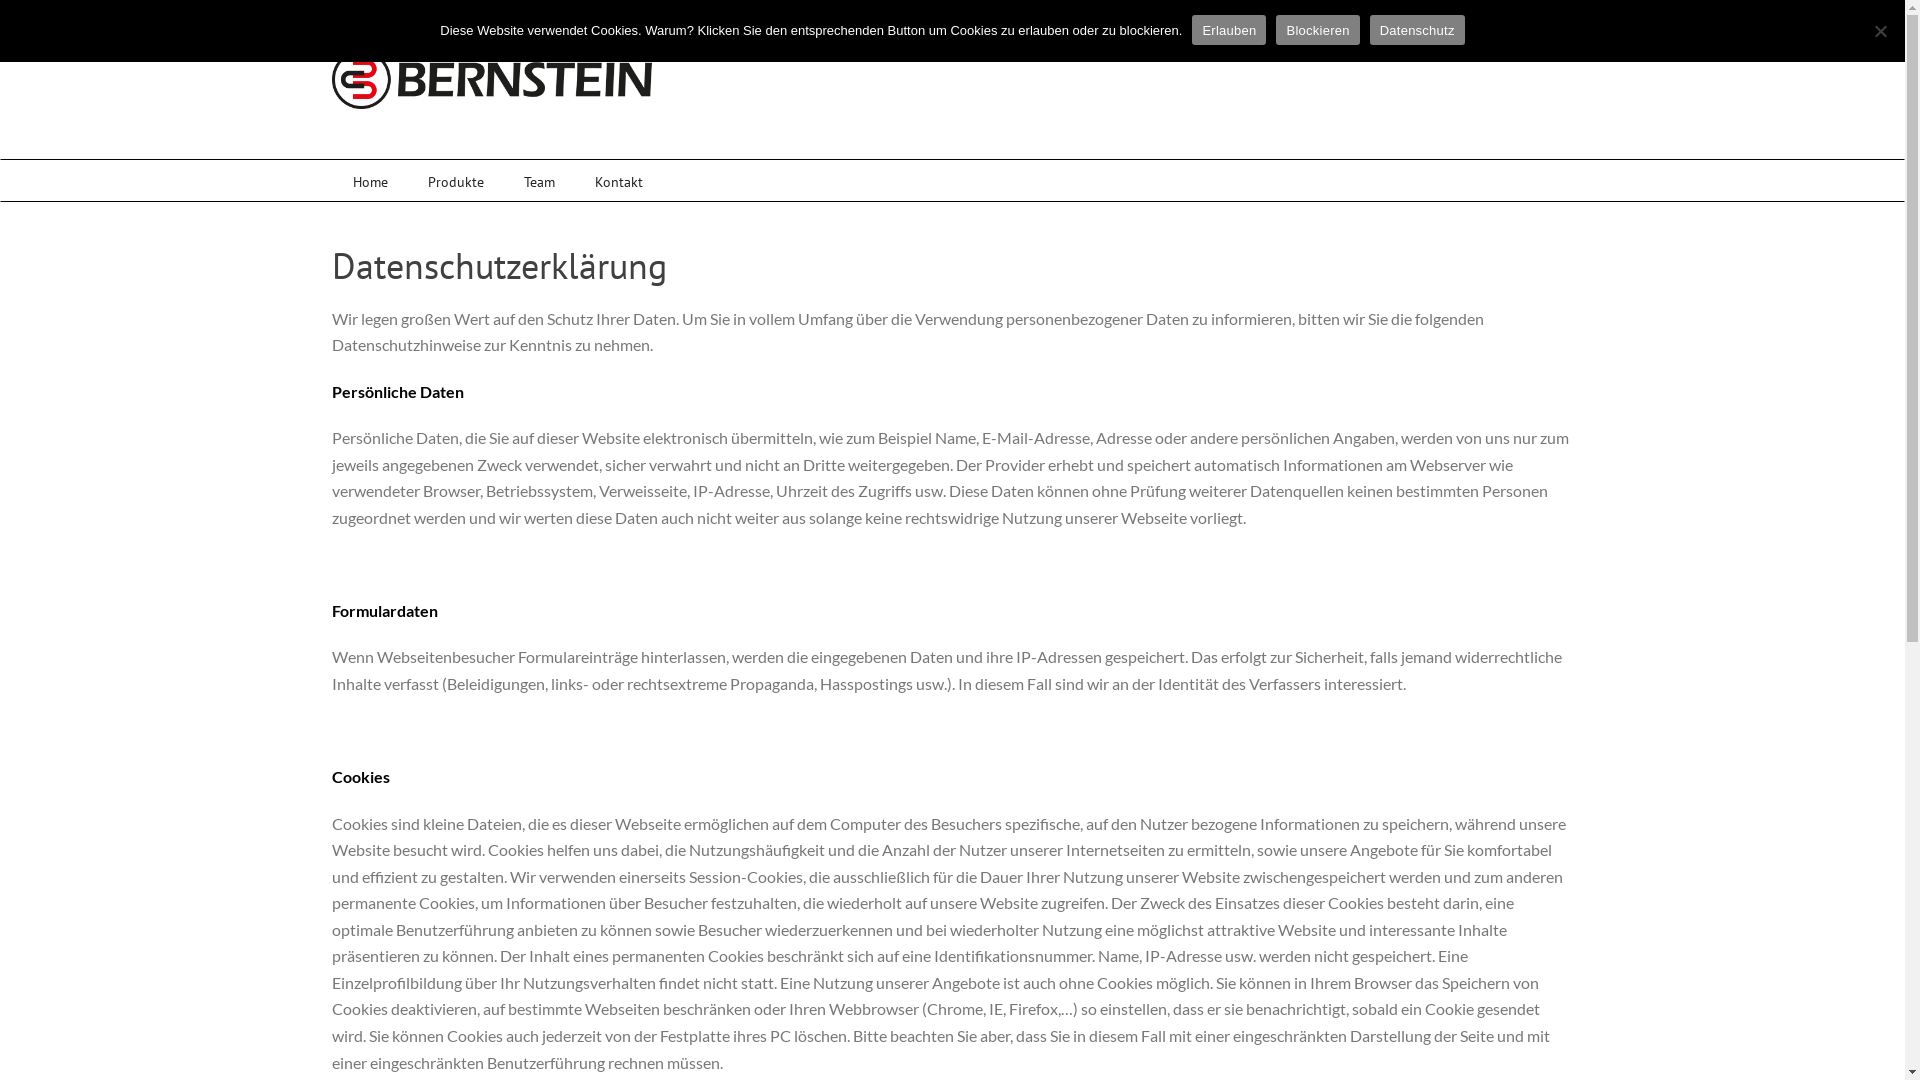 This screenshot has height=1080, width=1920. I want to click on 'Blockieren', so click(1879, 30).